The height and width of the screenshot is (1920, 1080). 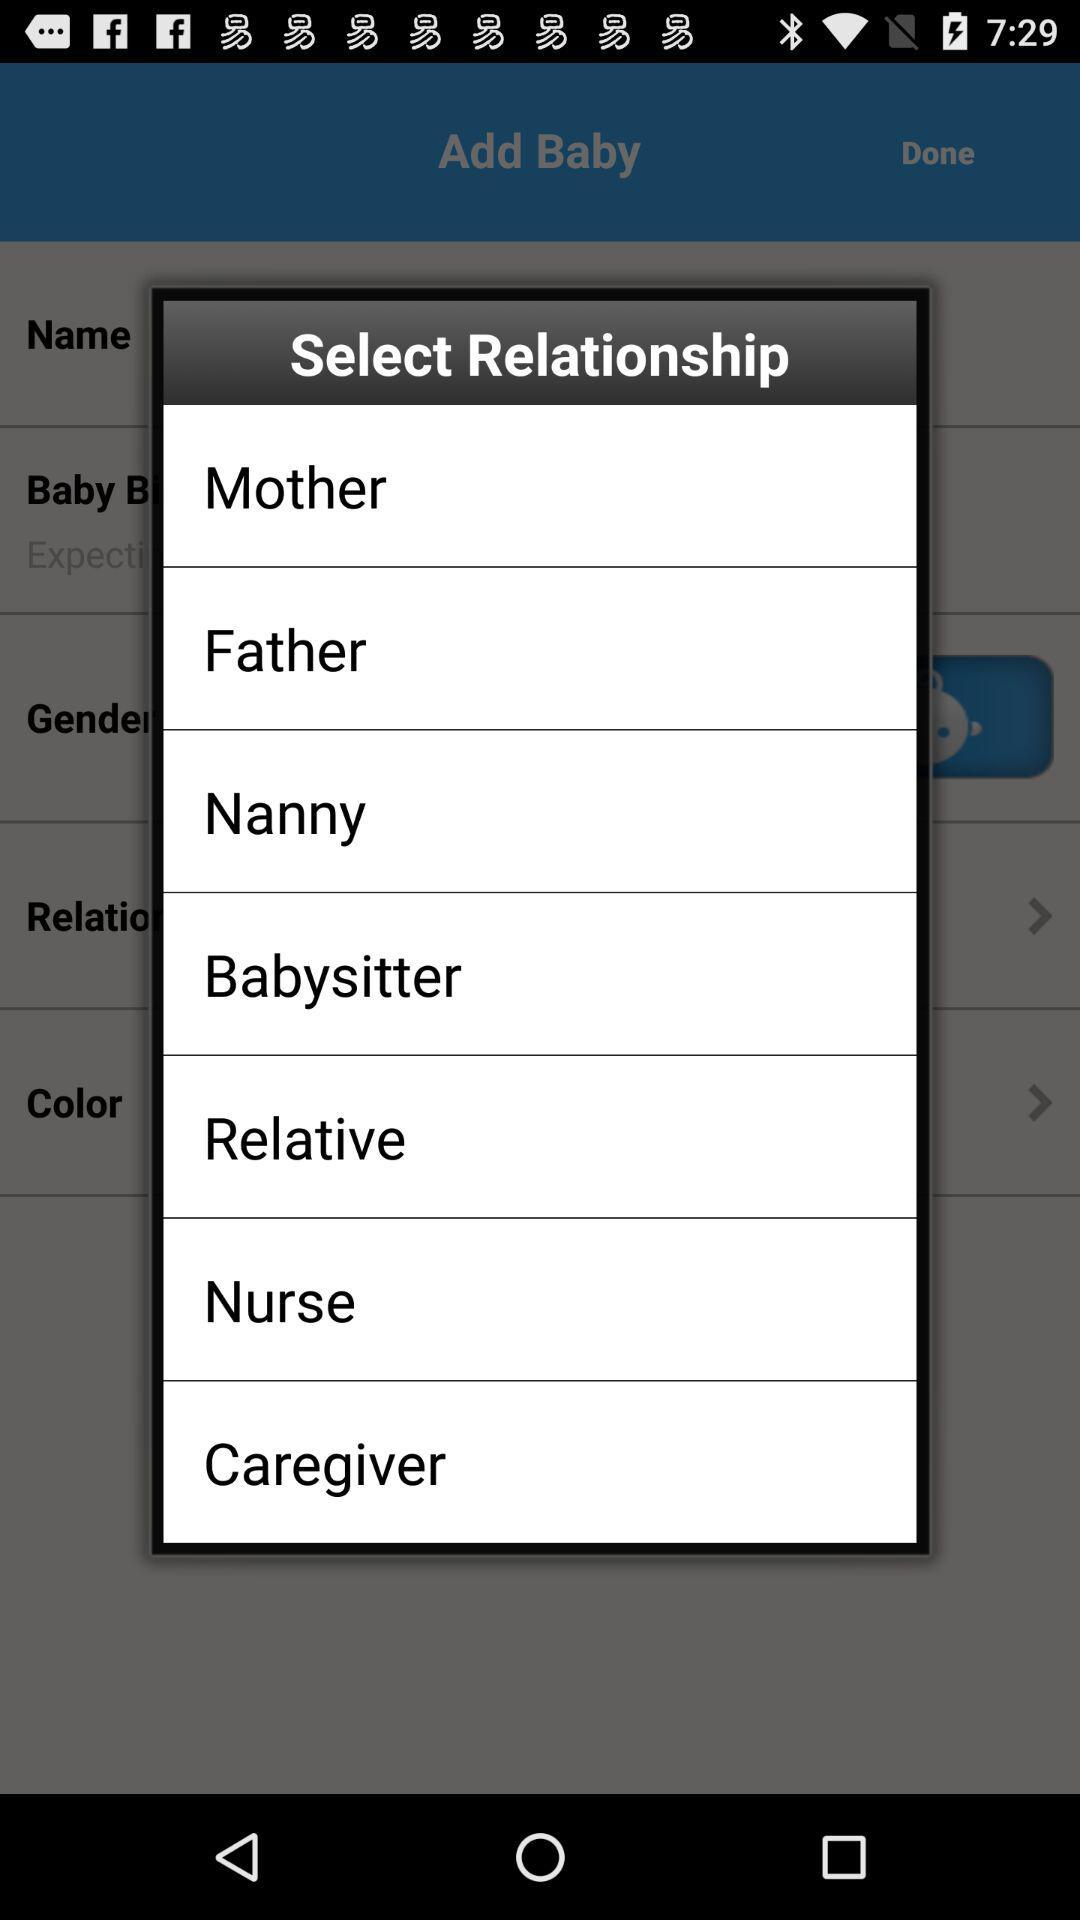 What do you see at coordinates (284, 811) in the screenshot?
I see `the icon below the father item` at bounding box center [284, 811].